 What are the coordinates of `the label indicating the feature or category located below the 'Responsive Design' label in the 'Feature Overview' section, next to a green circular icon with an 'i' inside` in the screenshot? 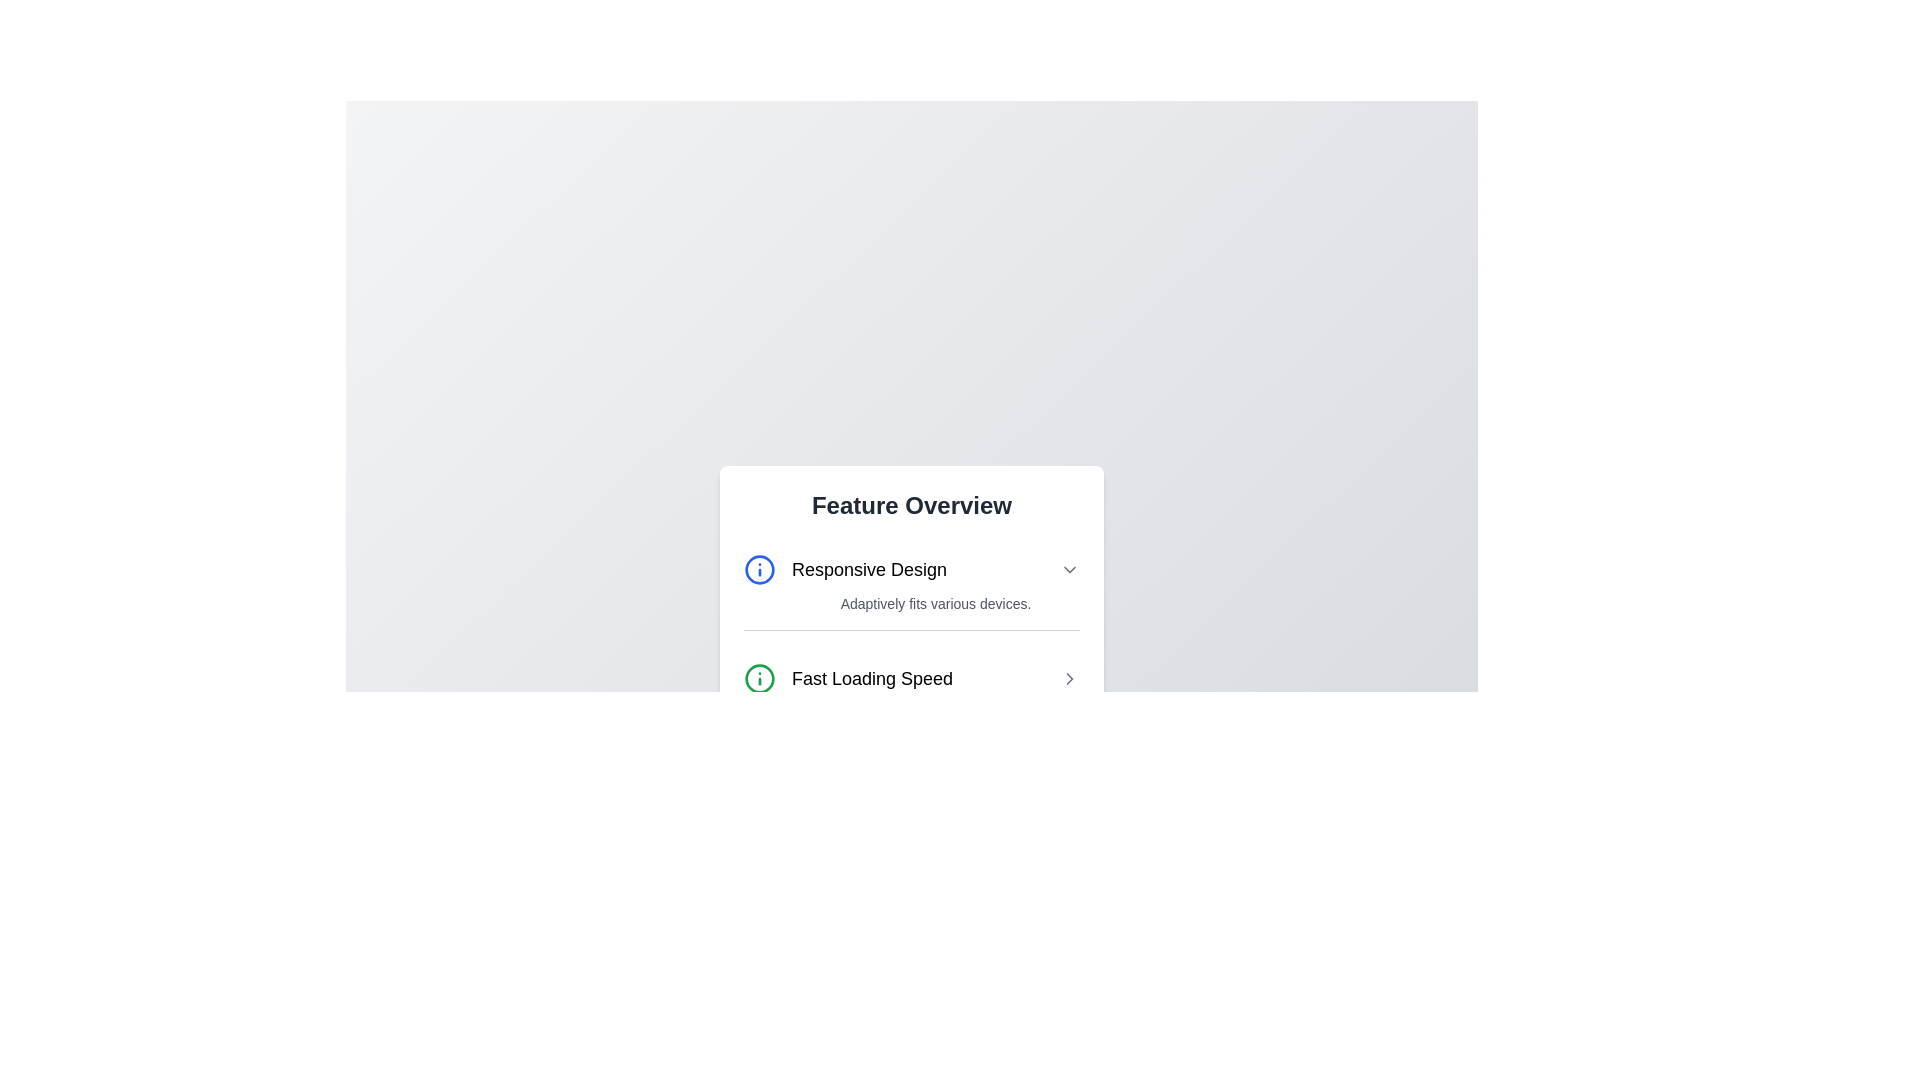 It's located at (872, 677).